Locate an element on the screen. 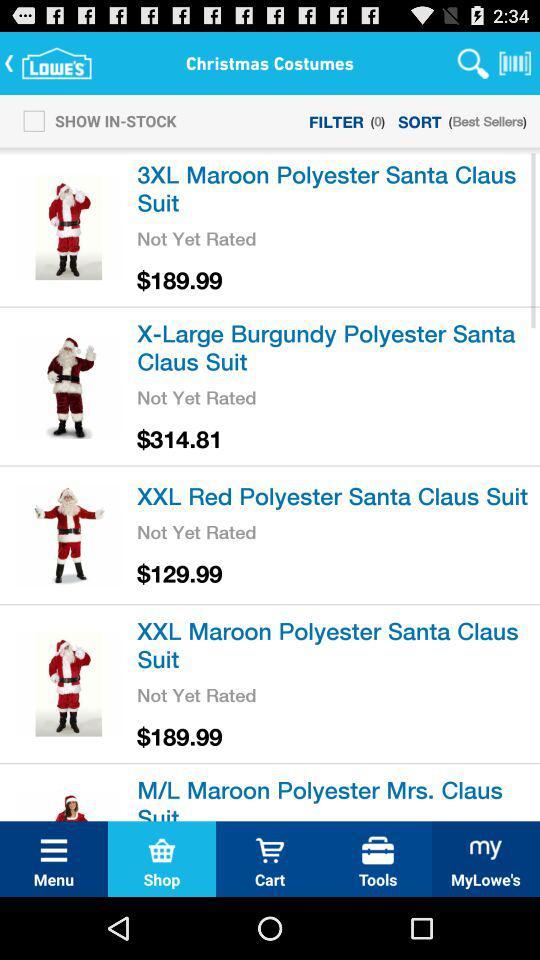  item to the left of the (0) icon is located at coordinates (336, 120).